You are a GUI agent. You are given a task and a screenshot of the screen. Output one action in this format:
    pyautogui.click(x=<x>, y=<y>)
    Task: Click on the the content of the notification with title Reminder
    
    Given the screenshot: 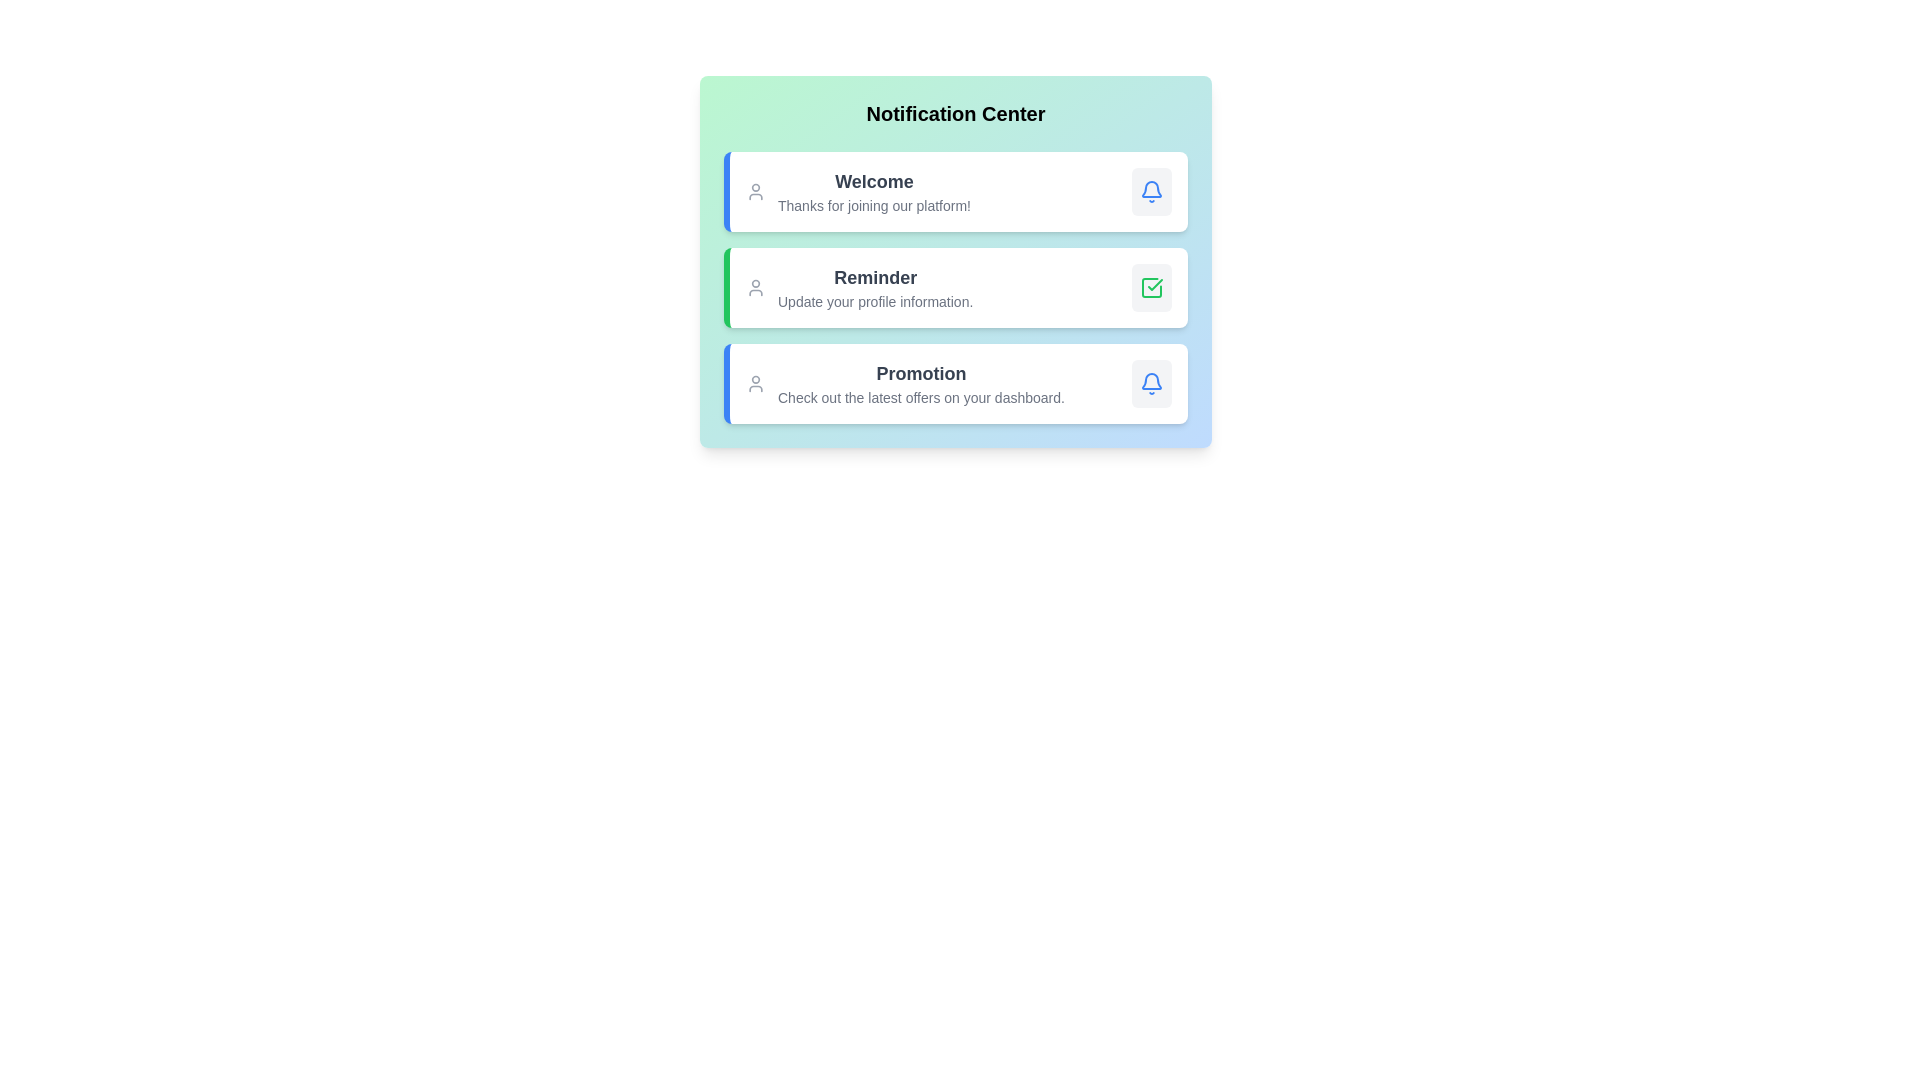 What is the action you would take?
    pyautogui.click(x=874, y=277)
    